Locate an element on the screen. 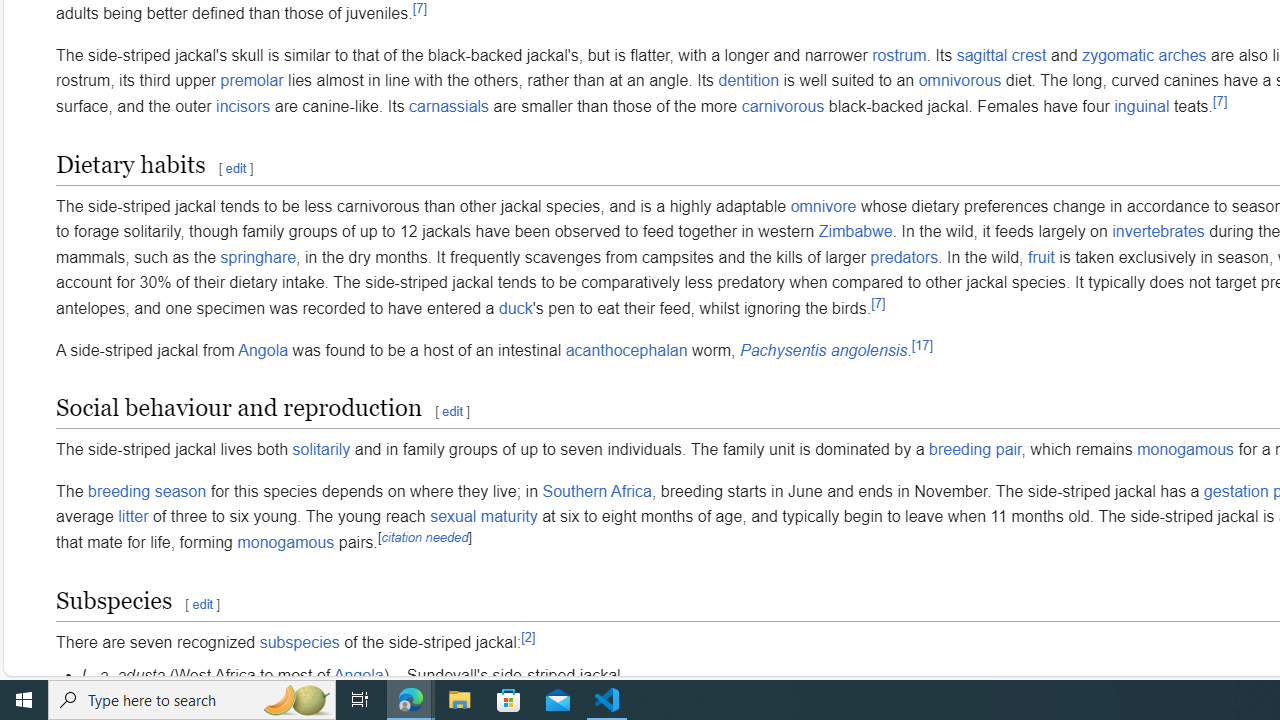 Image resolution: width=1280 pixels, height=720 pixels. 'premolar' is located at coordinates (251, 80).